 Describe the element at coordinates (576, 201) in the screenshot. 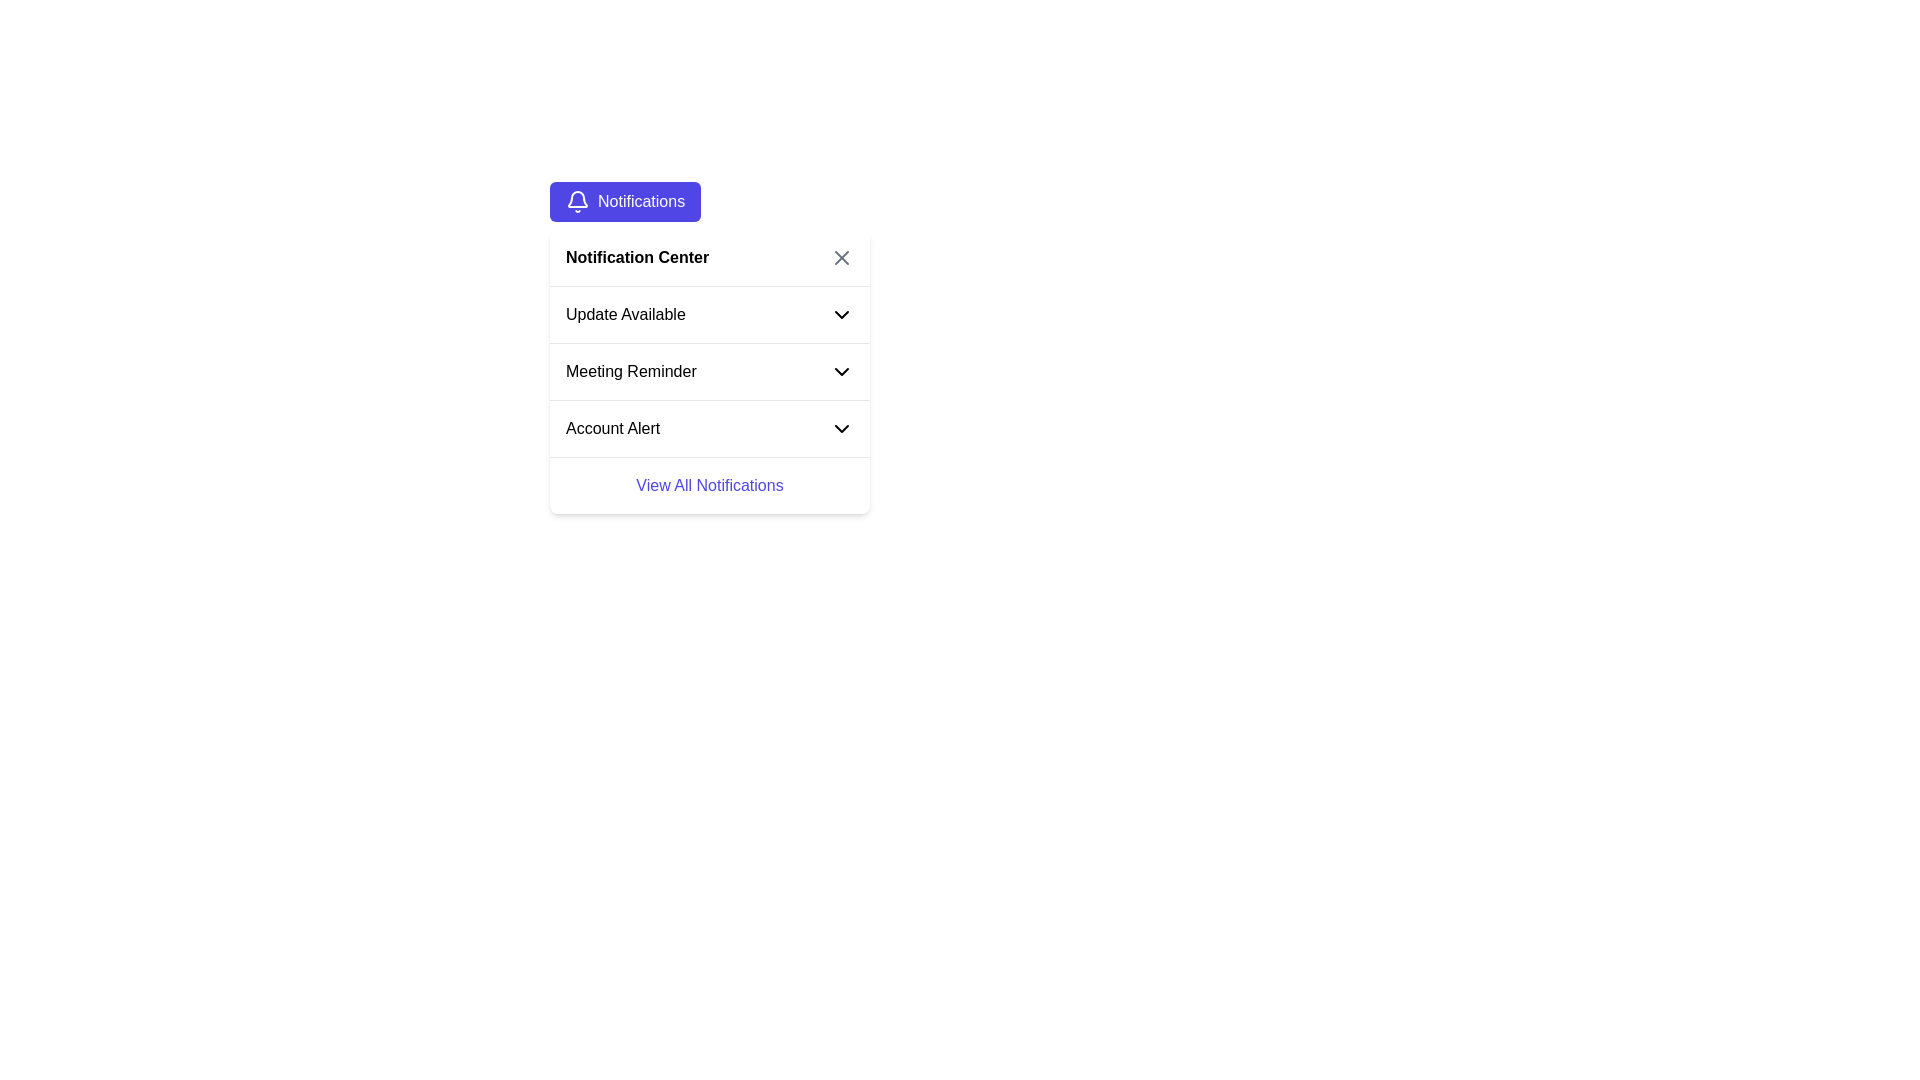

I see `the bell-shaped SVG icon that is positioned to the left of the 'Notifications' text within a purple button at the top left of the interface panel` at that location.